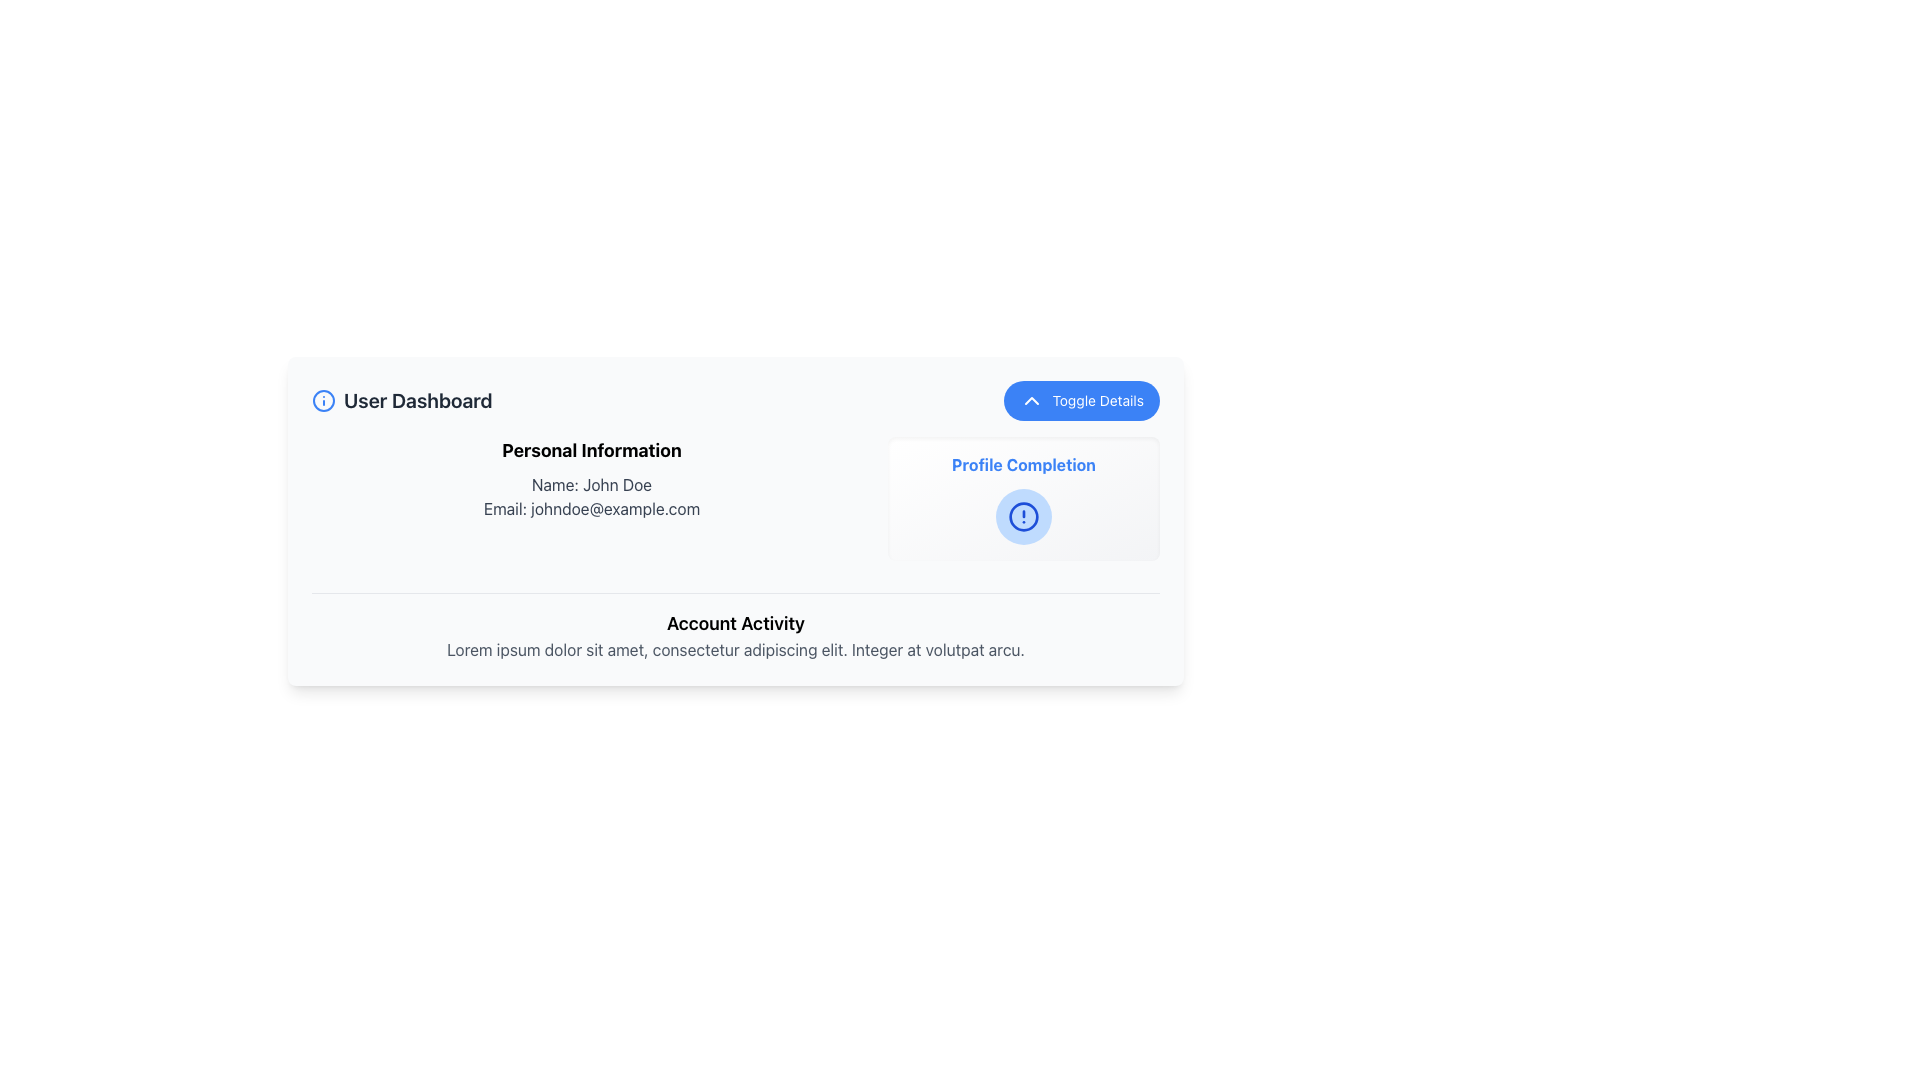  What do you see at coordinates (324, 401) in the screenshot?
I see `the circular information icon with a blue outline located in the upper-middle area of the Profile Completion section of the dashboard` at bounding box center [324, 401].